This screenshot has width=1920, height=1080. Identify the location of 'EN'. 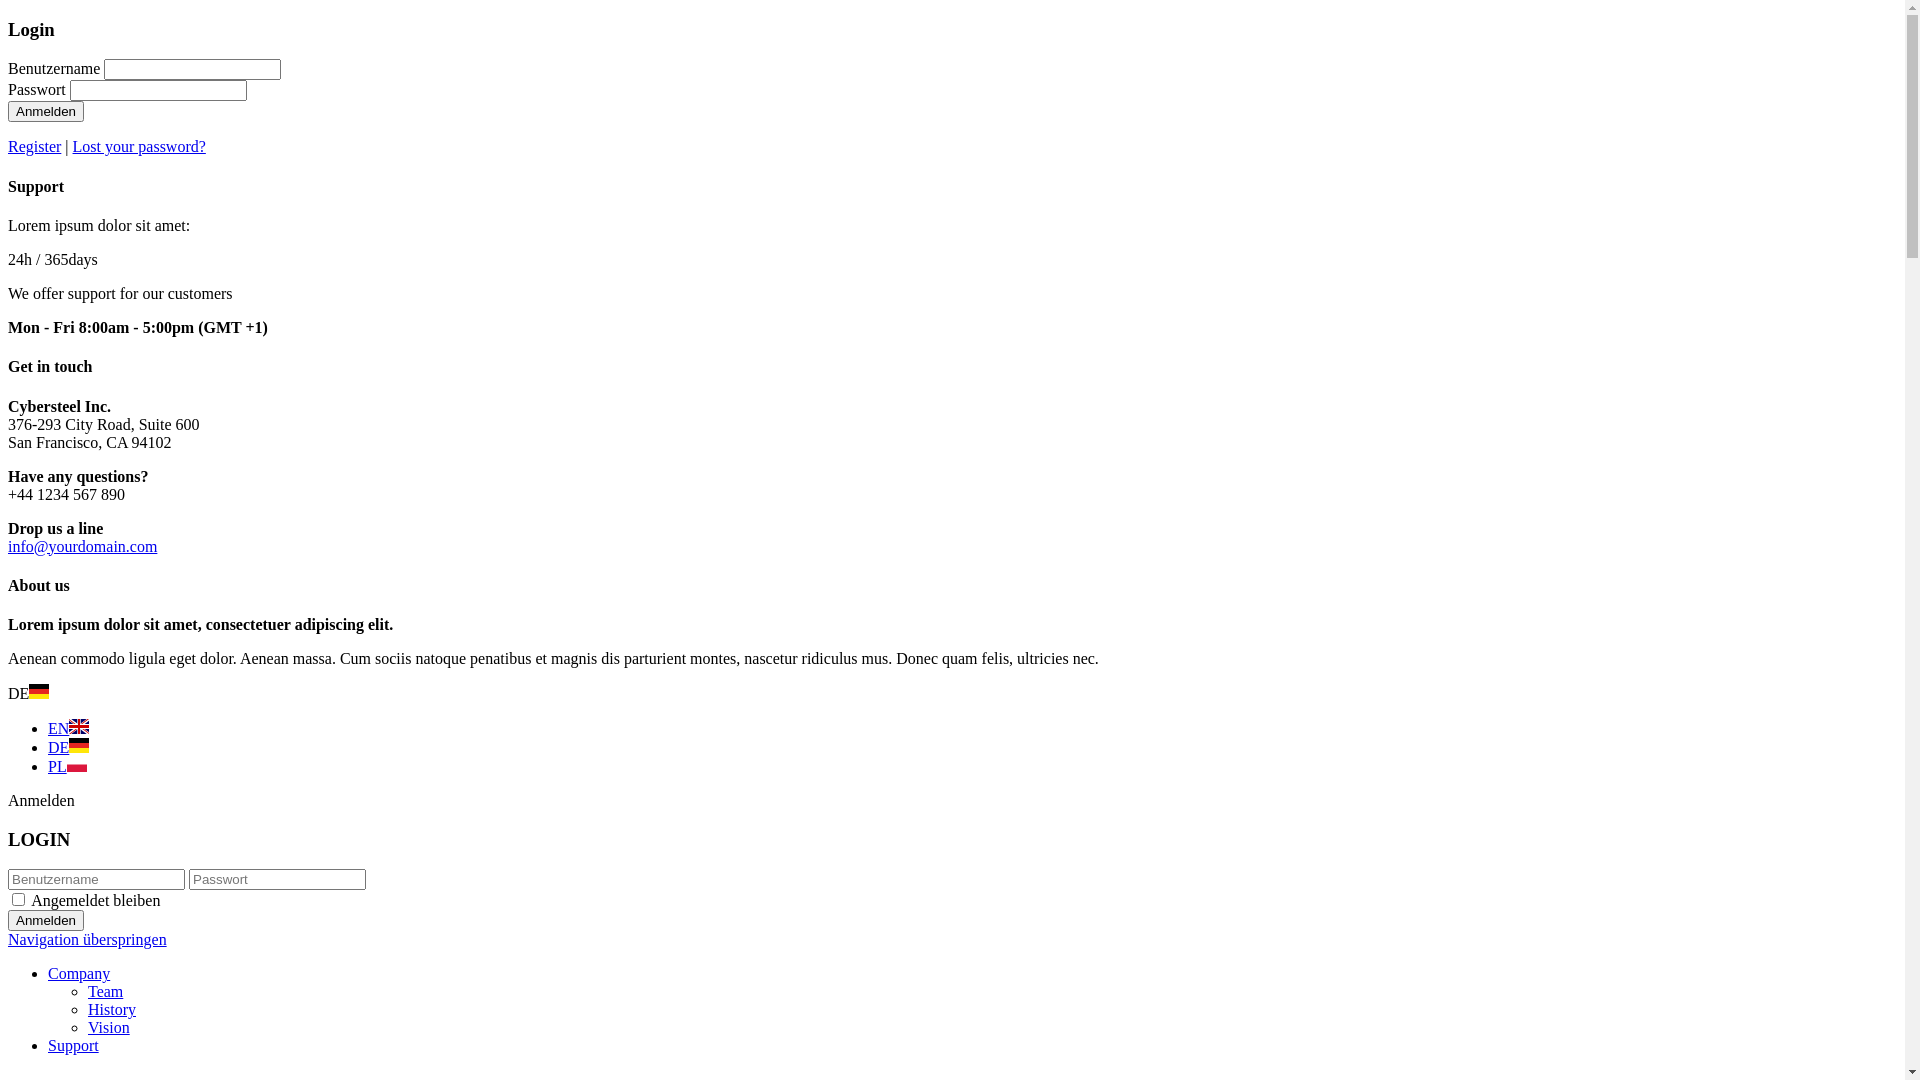
(68, 728).